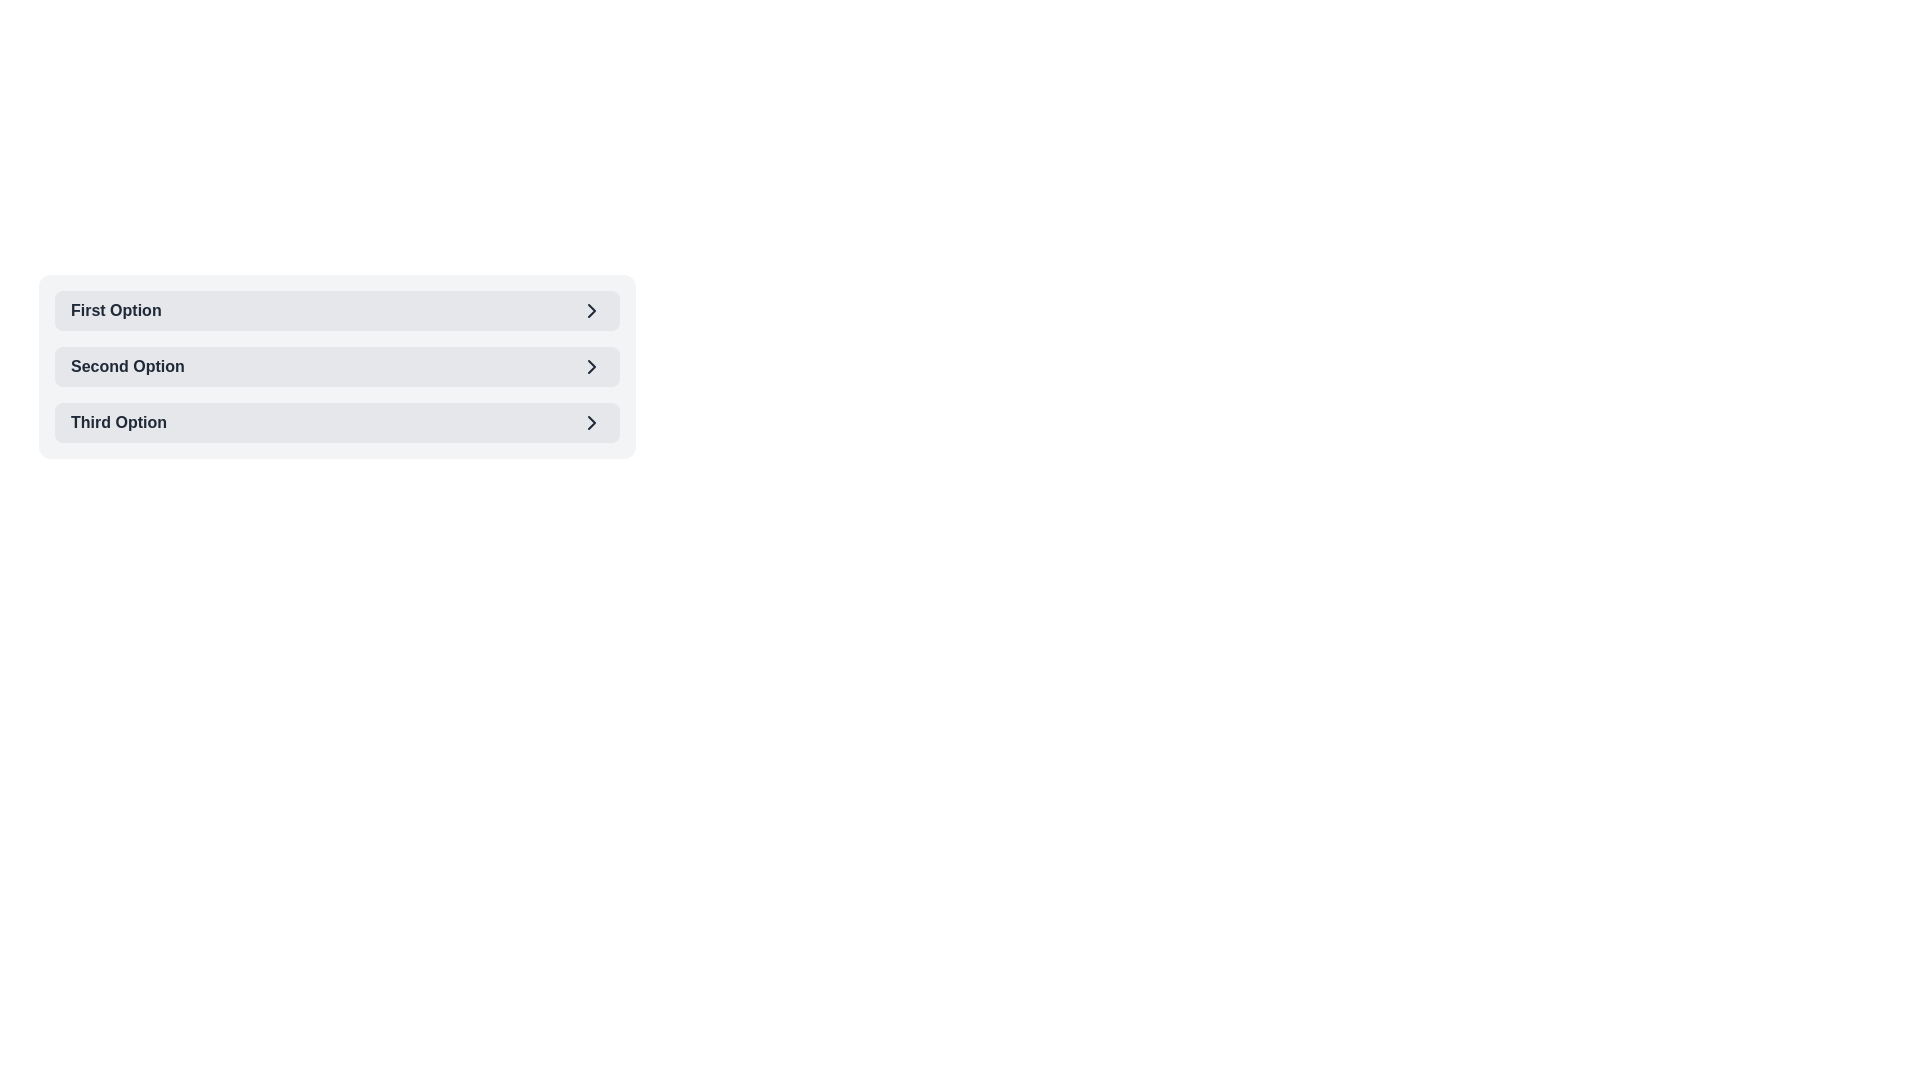  What do you see at coordinates (590, 311) in the screenshot?
I see `the forward navigation icon located at the right end of the 'First Option' row` at bounding box center [590, 311].